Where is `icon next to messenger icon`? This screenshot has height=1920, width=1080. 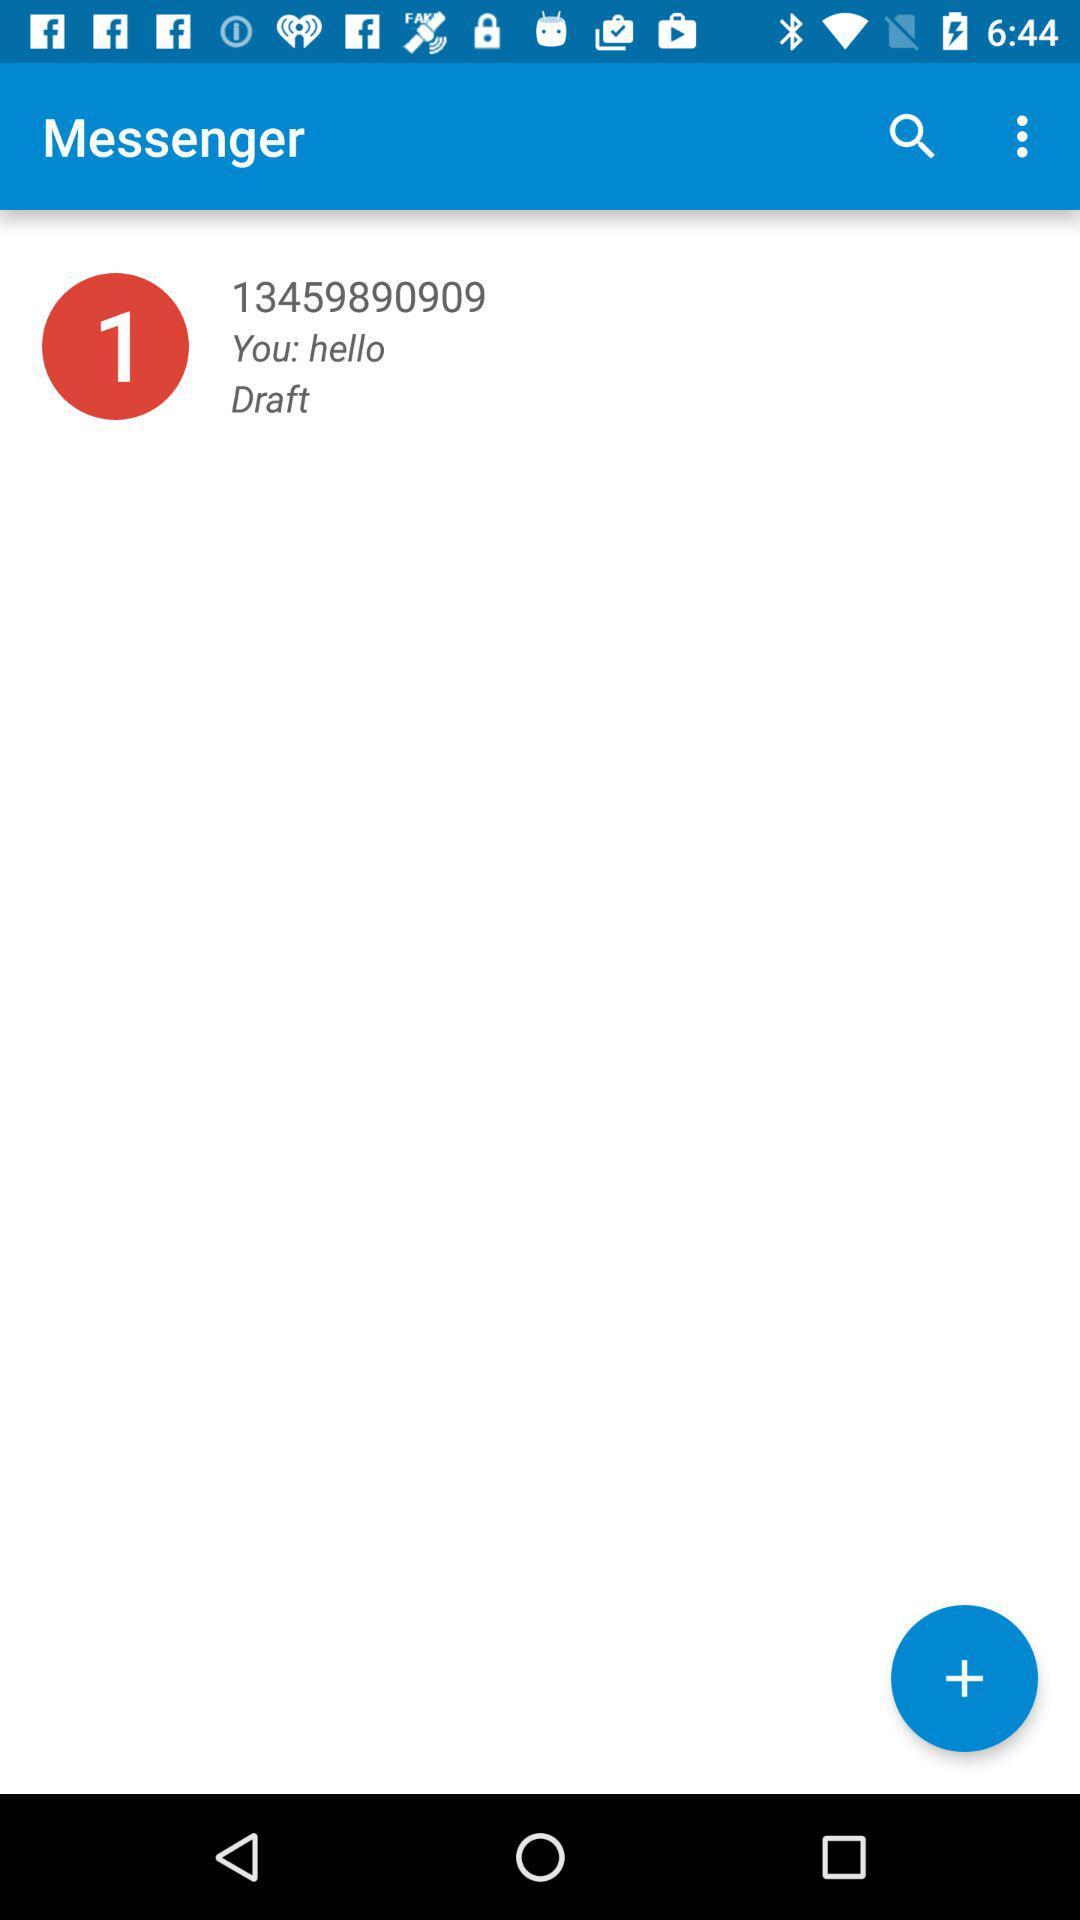
icon next to messenger icon is located at coordinates (911, 135).